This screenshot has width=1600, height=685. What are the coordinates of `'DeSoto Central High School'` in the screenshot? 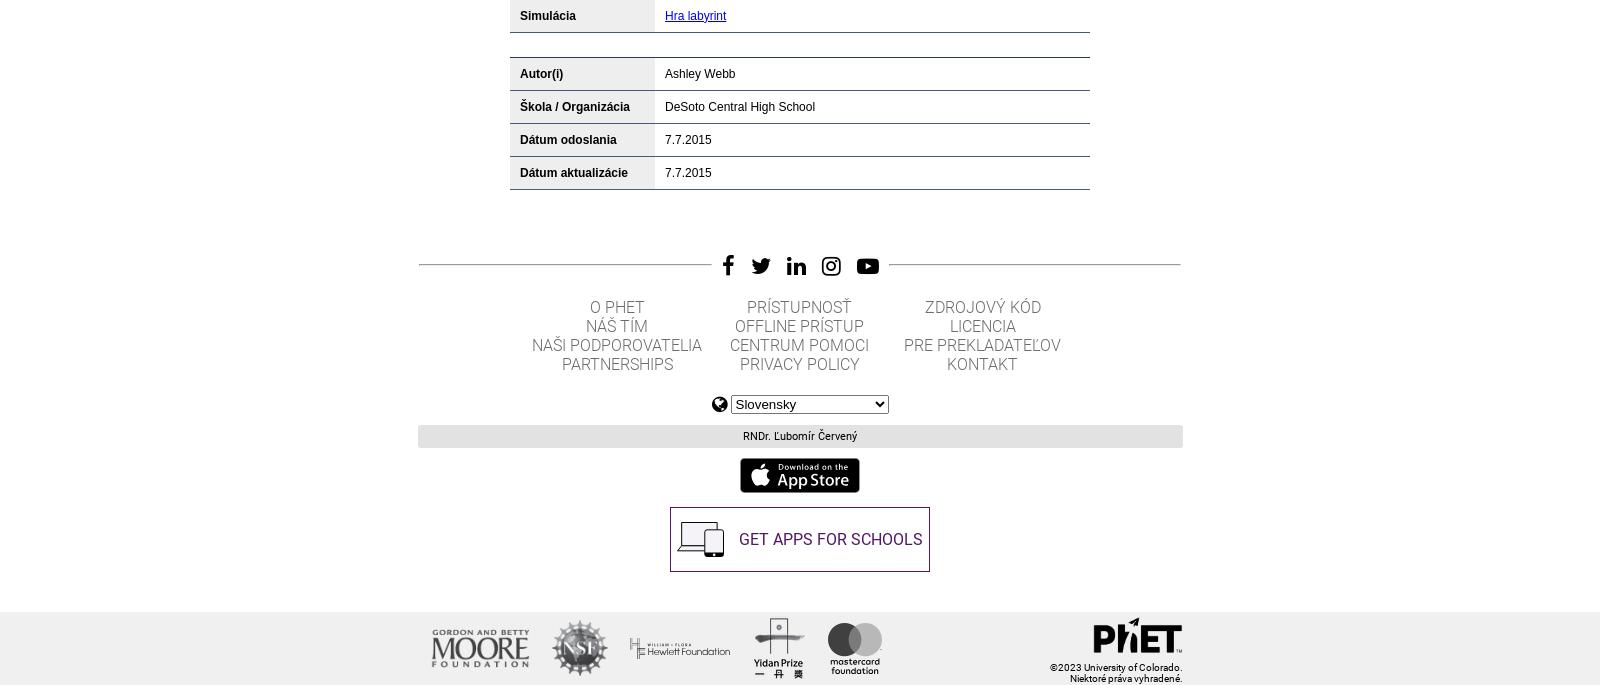 It's located at (740, 105).